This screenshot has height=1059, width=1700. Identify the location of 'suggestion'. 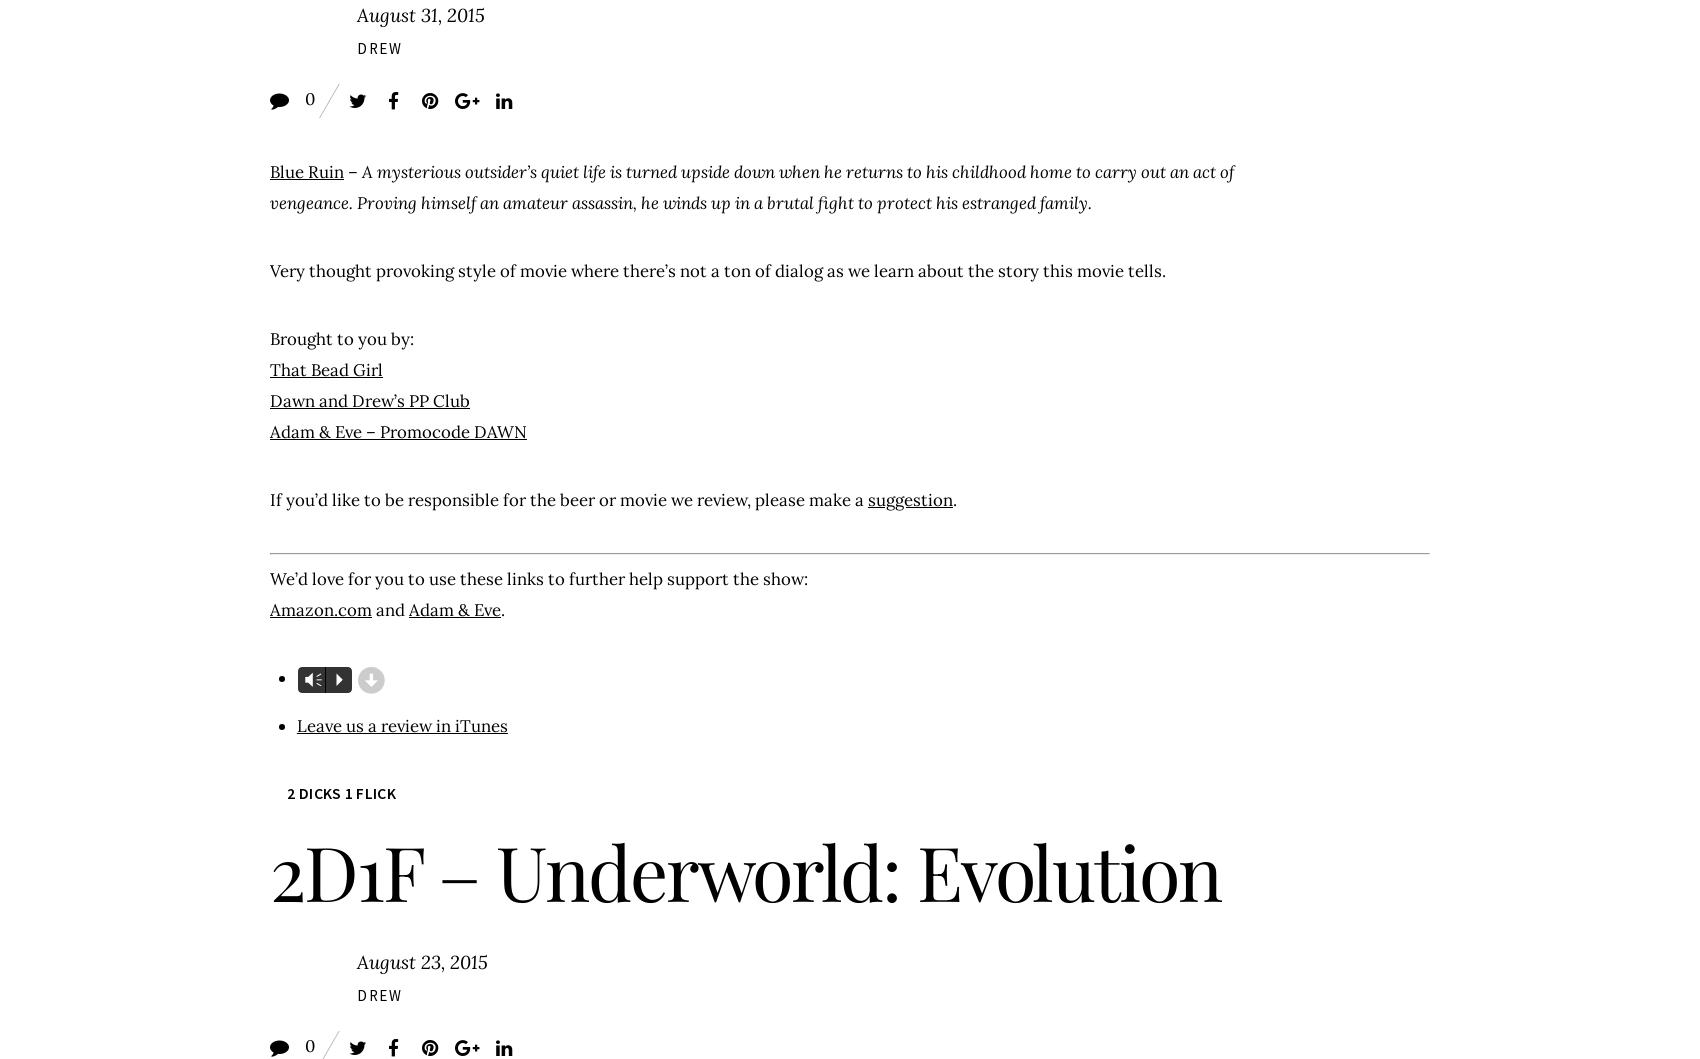
(910, 499).